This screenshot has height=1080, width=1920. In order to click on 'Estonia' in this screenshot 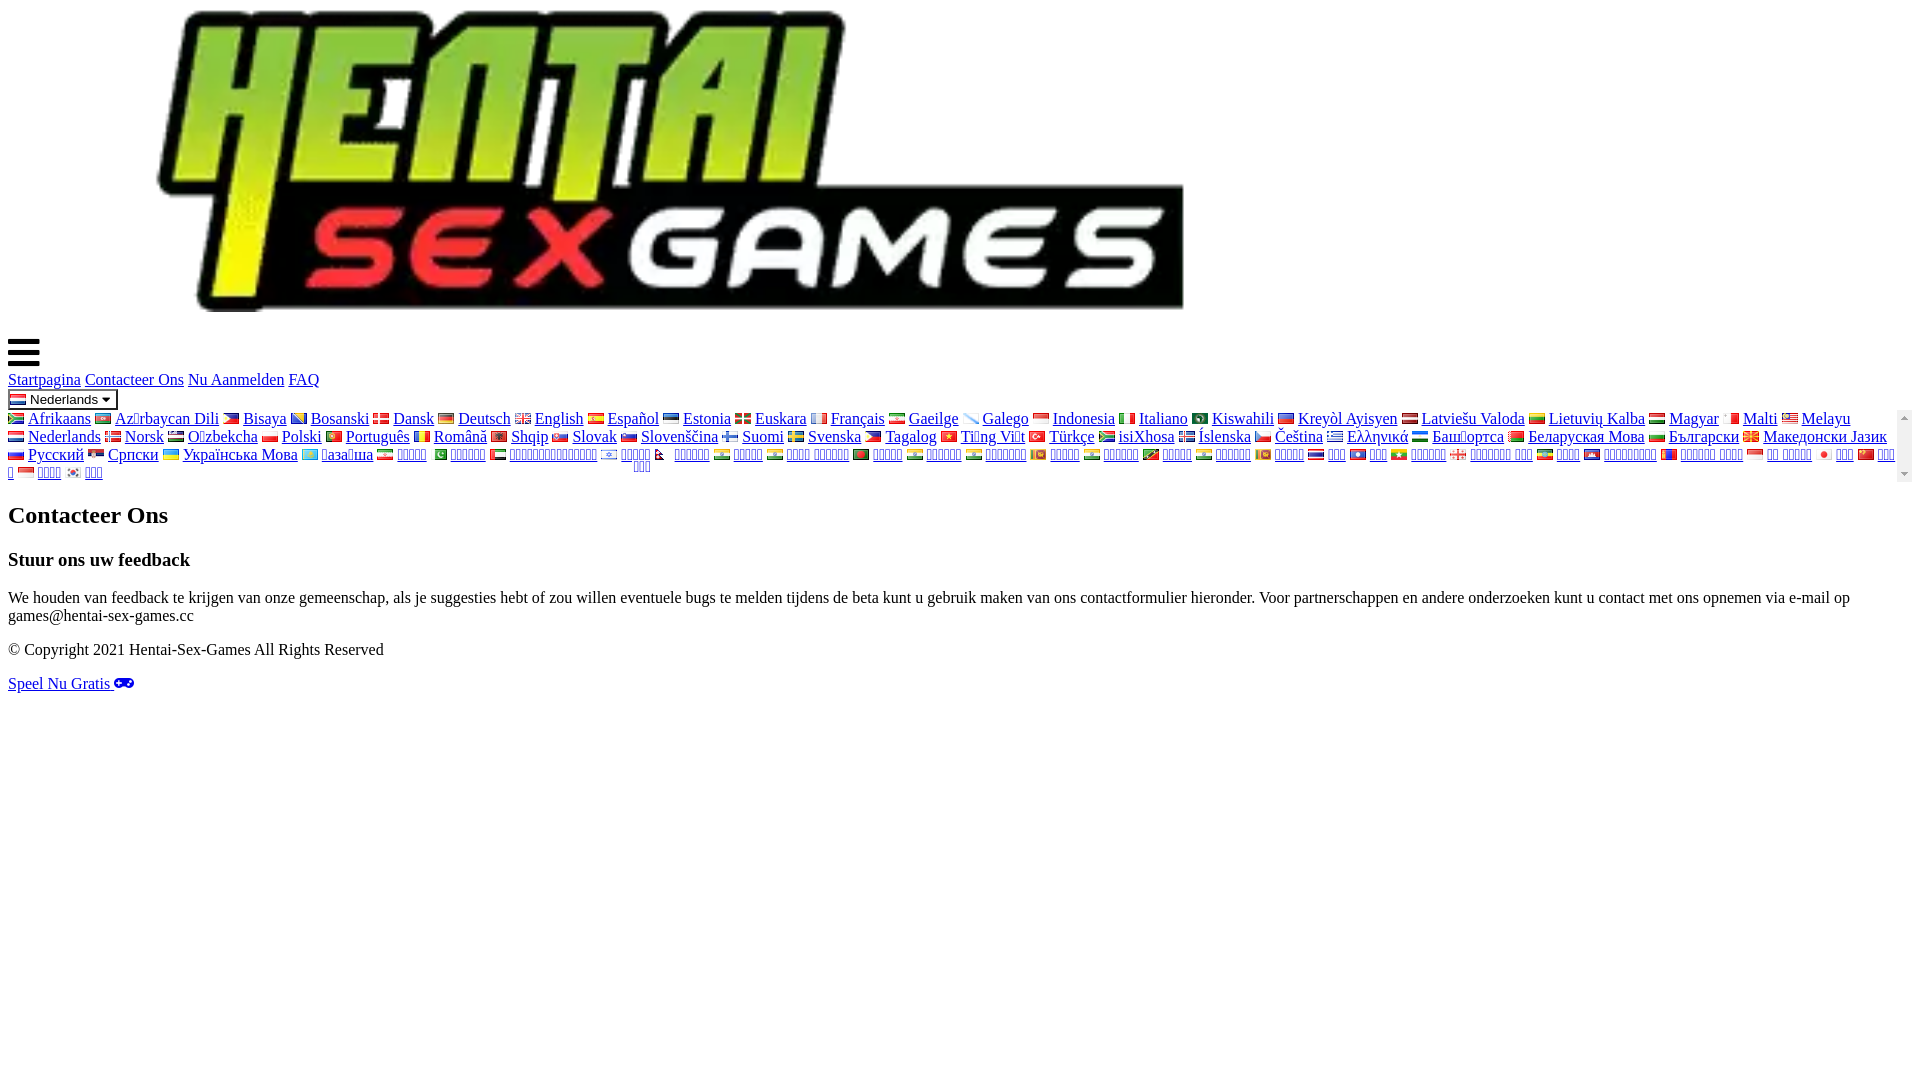, I will do `click(696, 417)`.